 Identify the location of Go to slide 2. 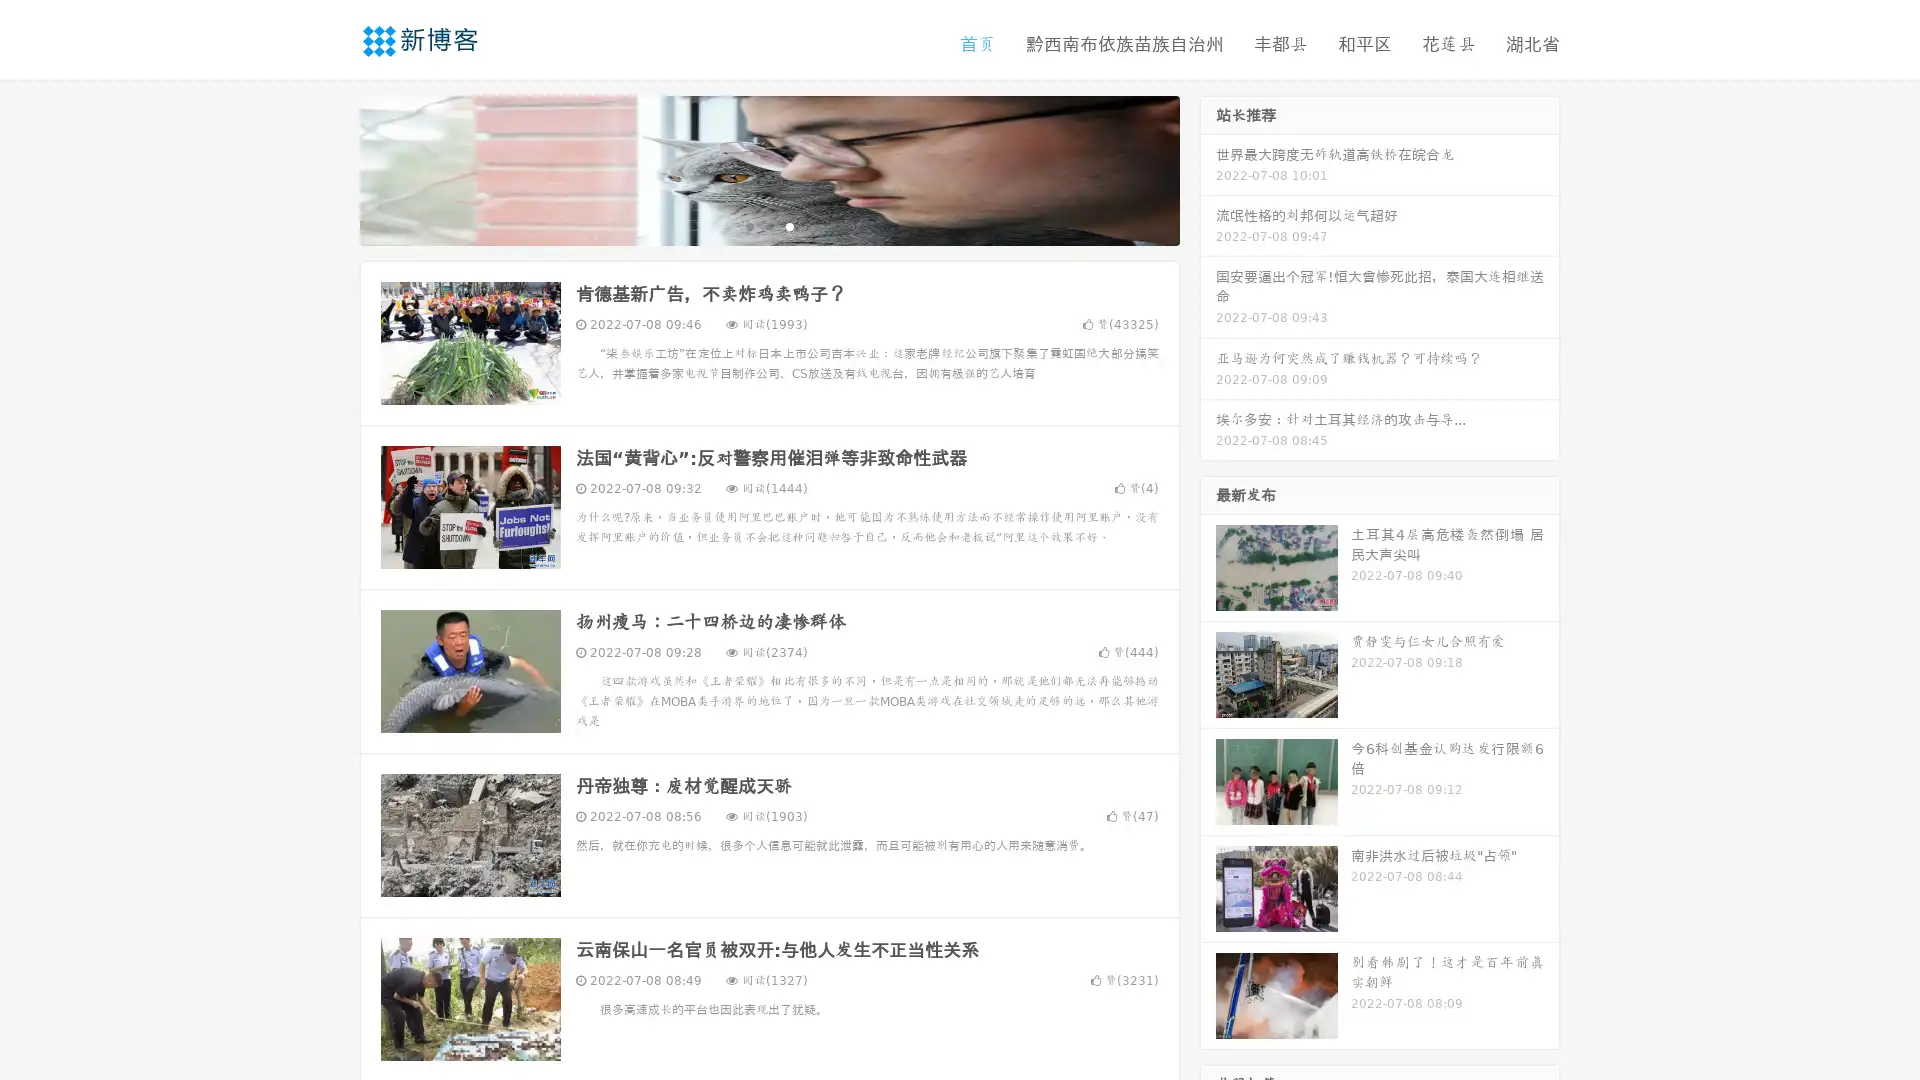
(768, 225).